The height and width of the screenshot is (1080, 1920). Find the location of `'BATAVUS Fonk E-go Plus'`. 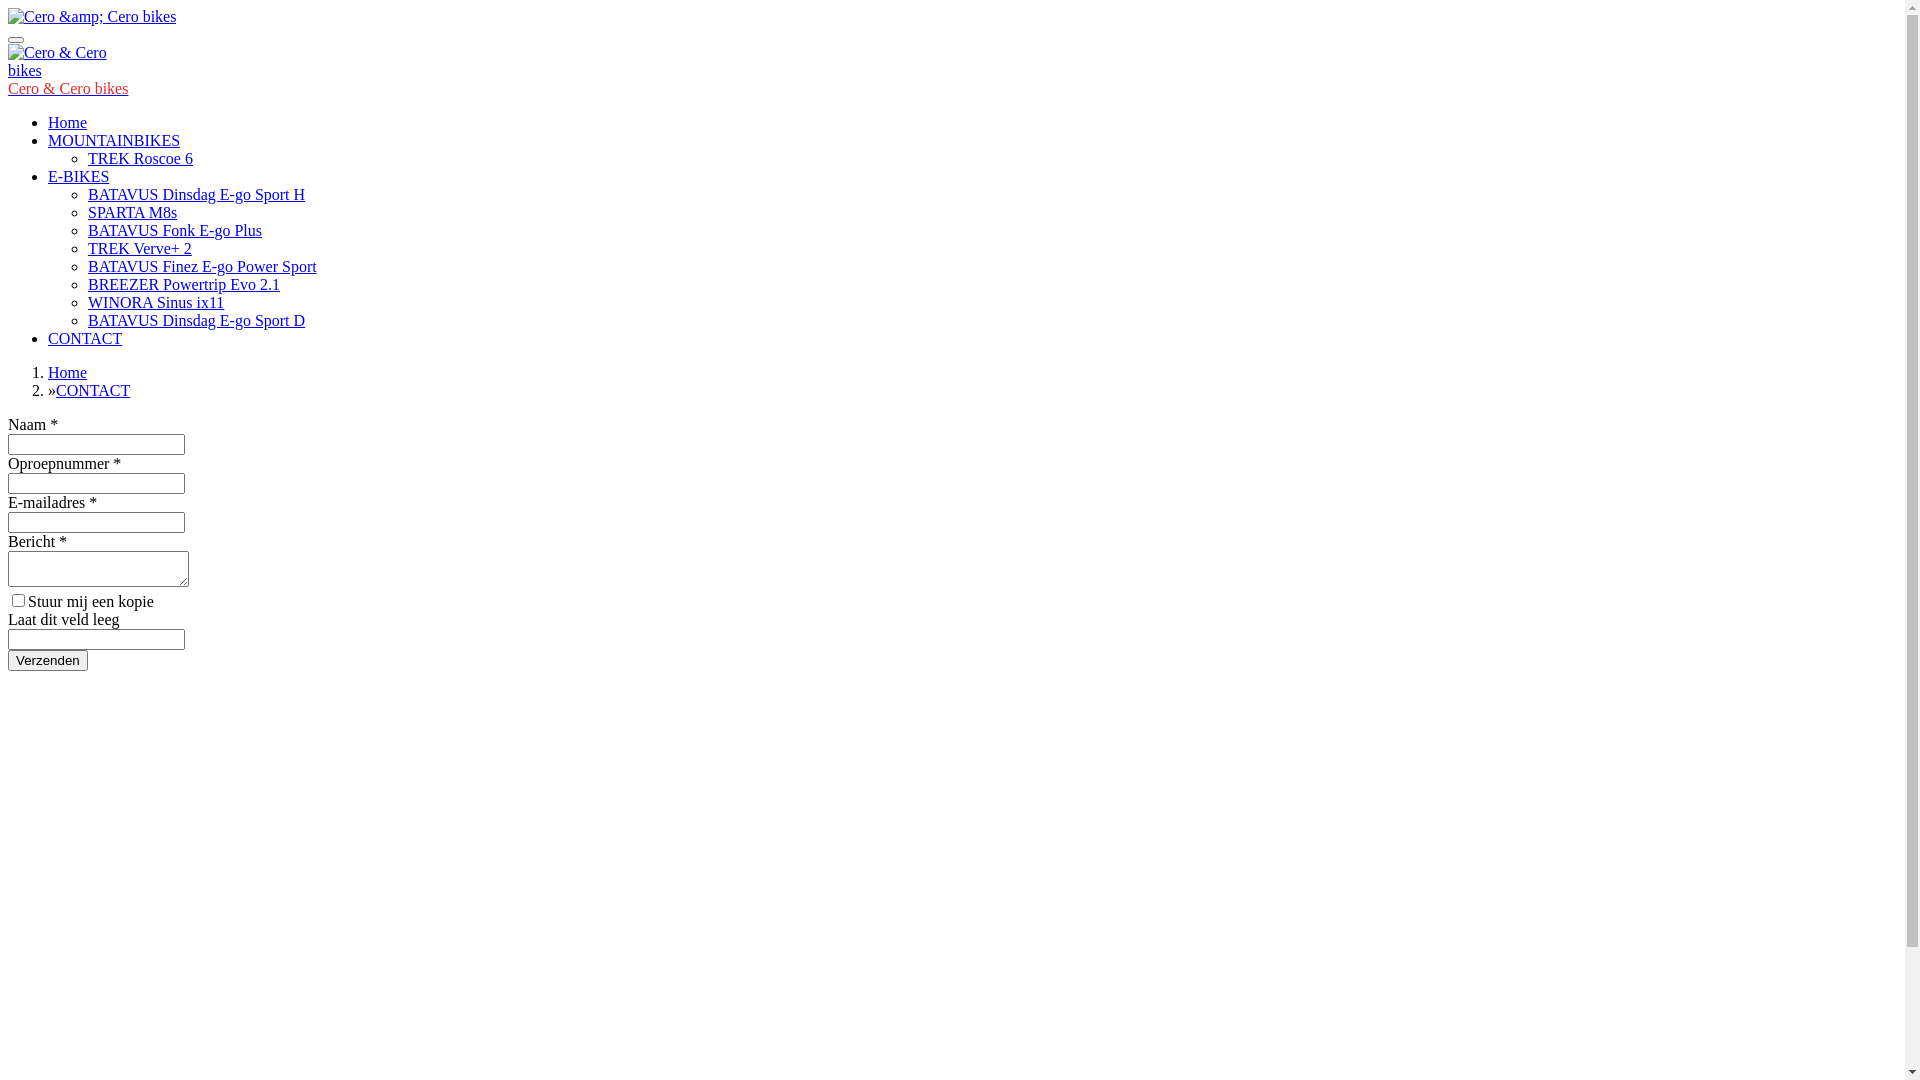

'BATAVUS Fonk E-go Plus' is located at coordinates (174, 229).